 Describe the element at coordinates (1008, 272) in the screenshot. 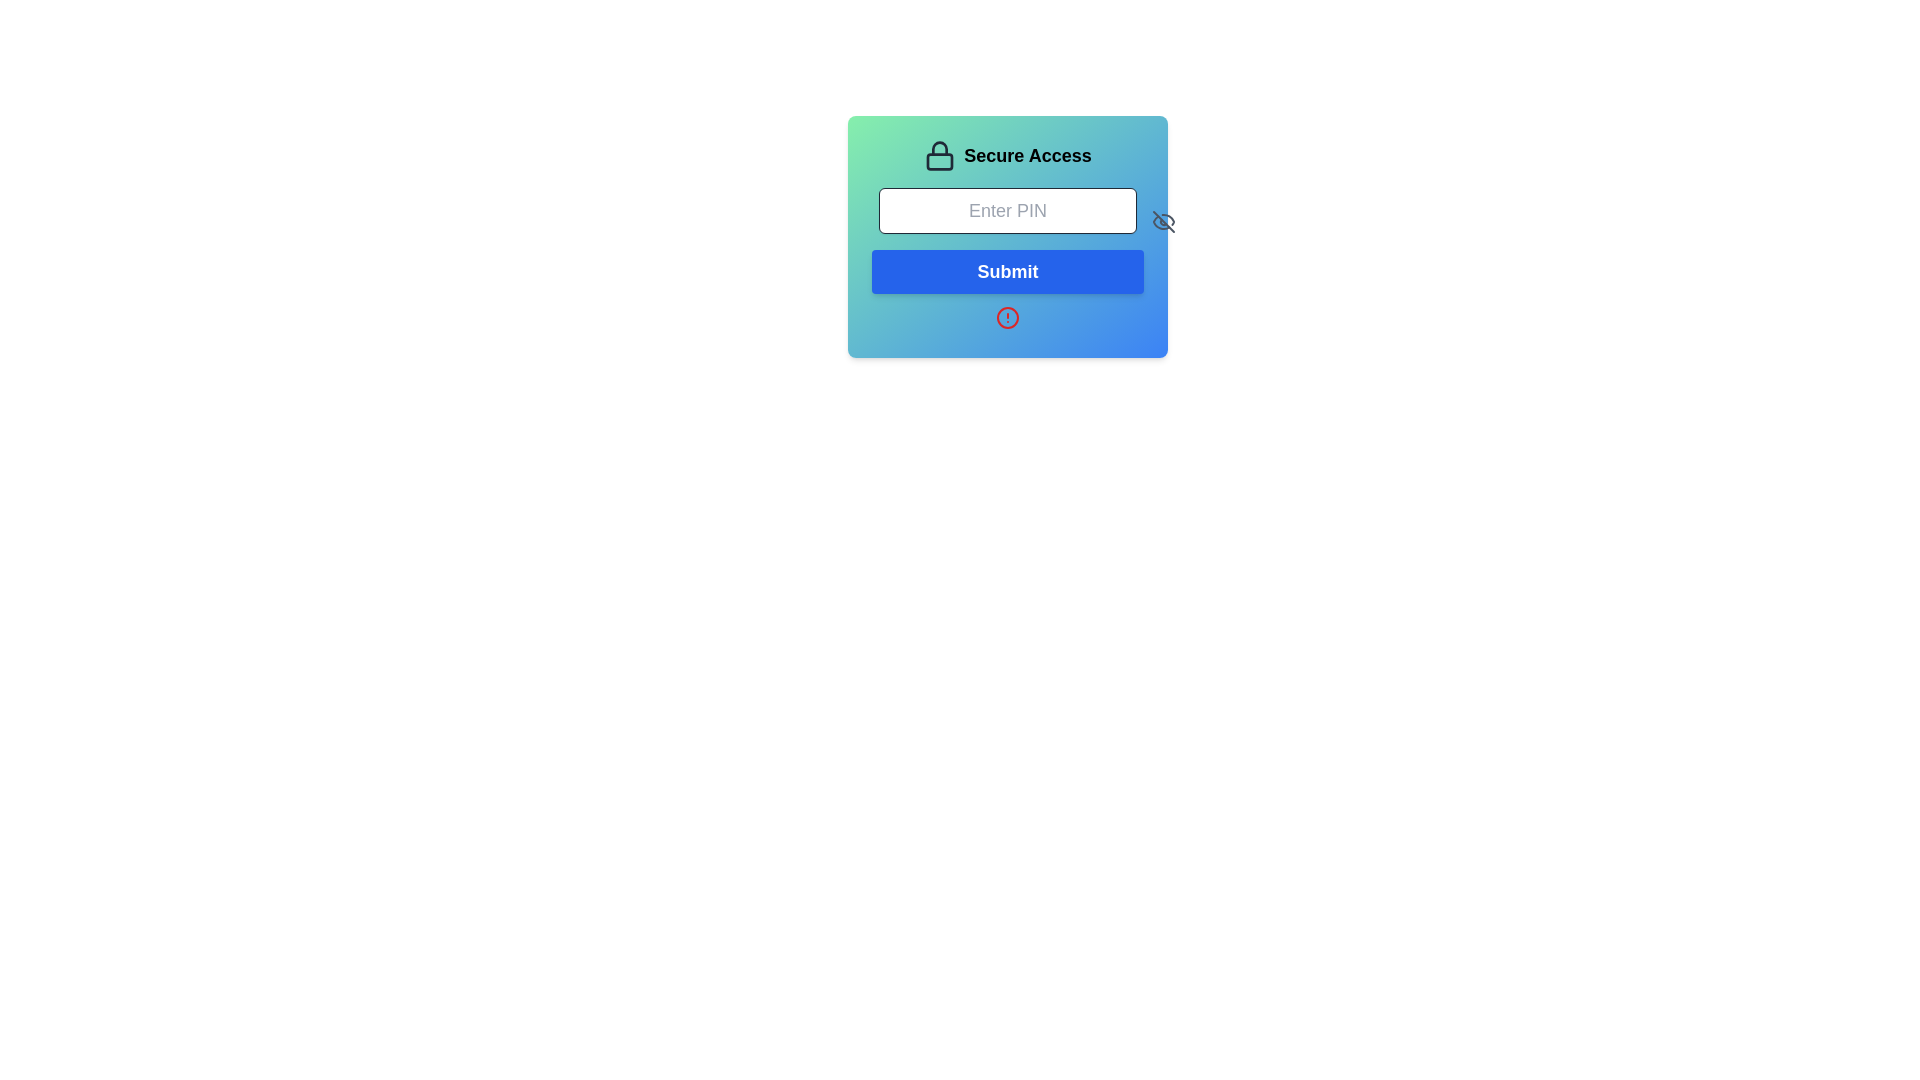

I see `the submit button located below the 'Enter PIN' text input field to observe styling changes` at that location.